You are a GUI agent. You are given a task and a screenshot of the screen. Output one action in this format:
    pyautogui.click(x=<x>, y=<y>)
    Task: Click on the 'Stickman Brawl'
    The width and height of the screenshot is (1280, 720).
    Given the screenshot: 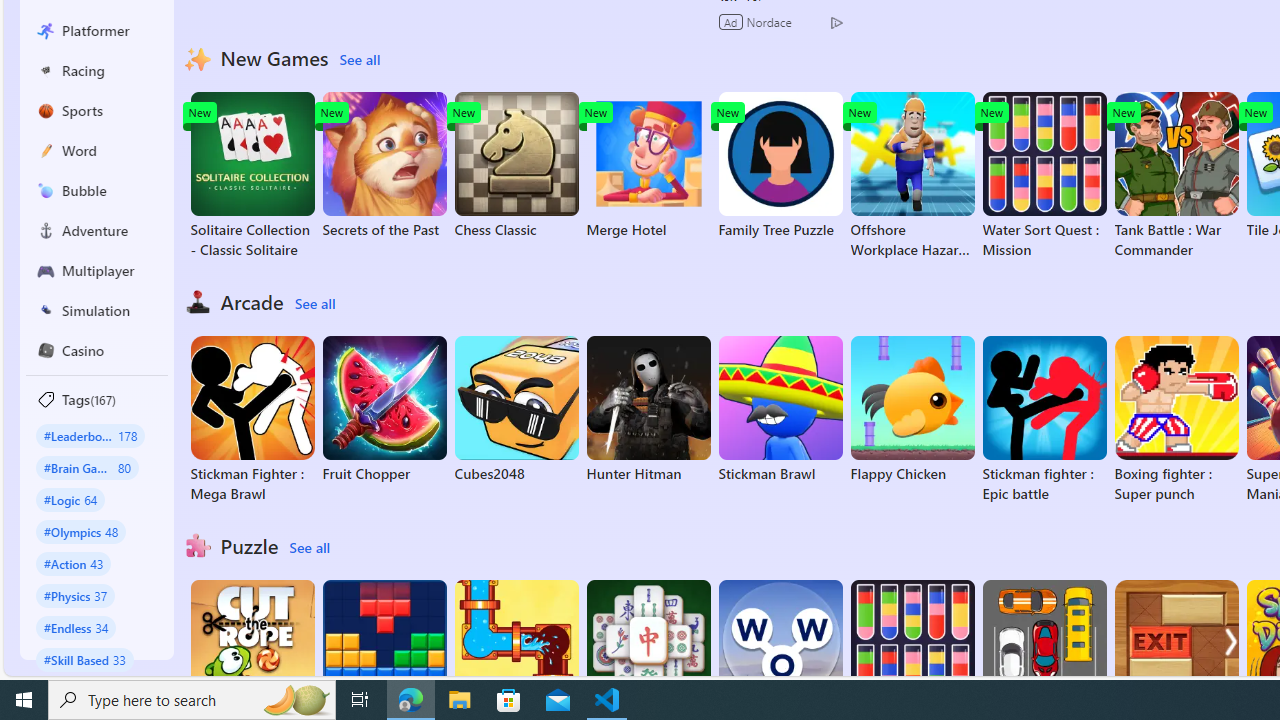 What is the action you would take?
    pyautogui.click(x=779, y=409)
    